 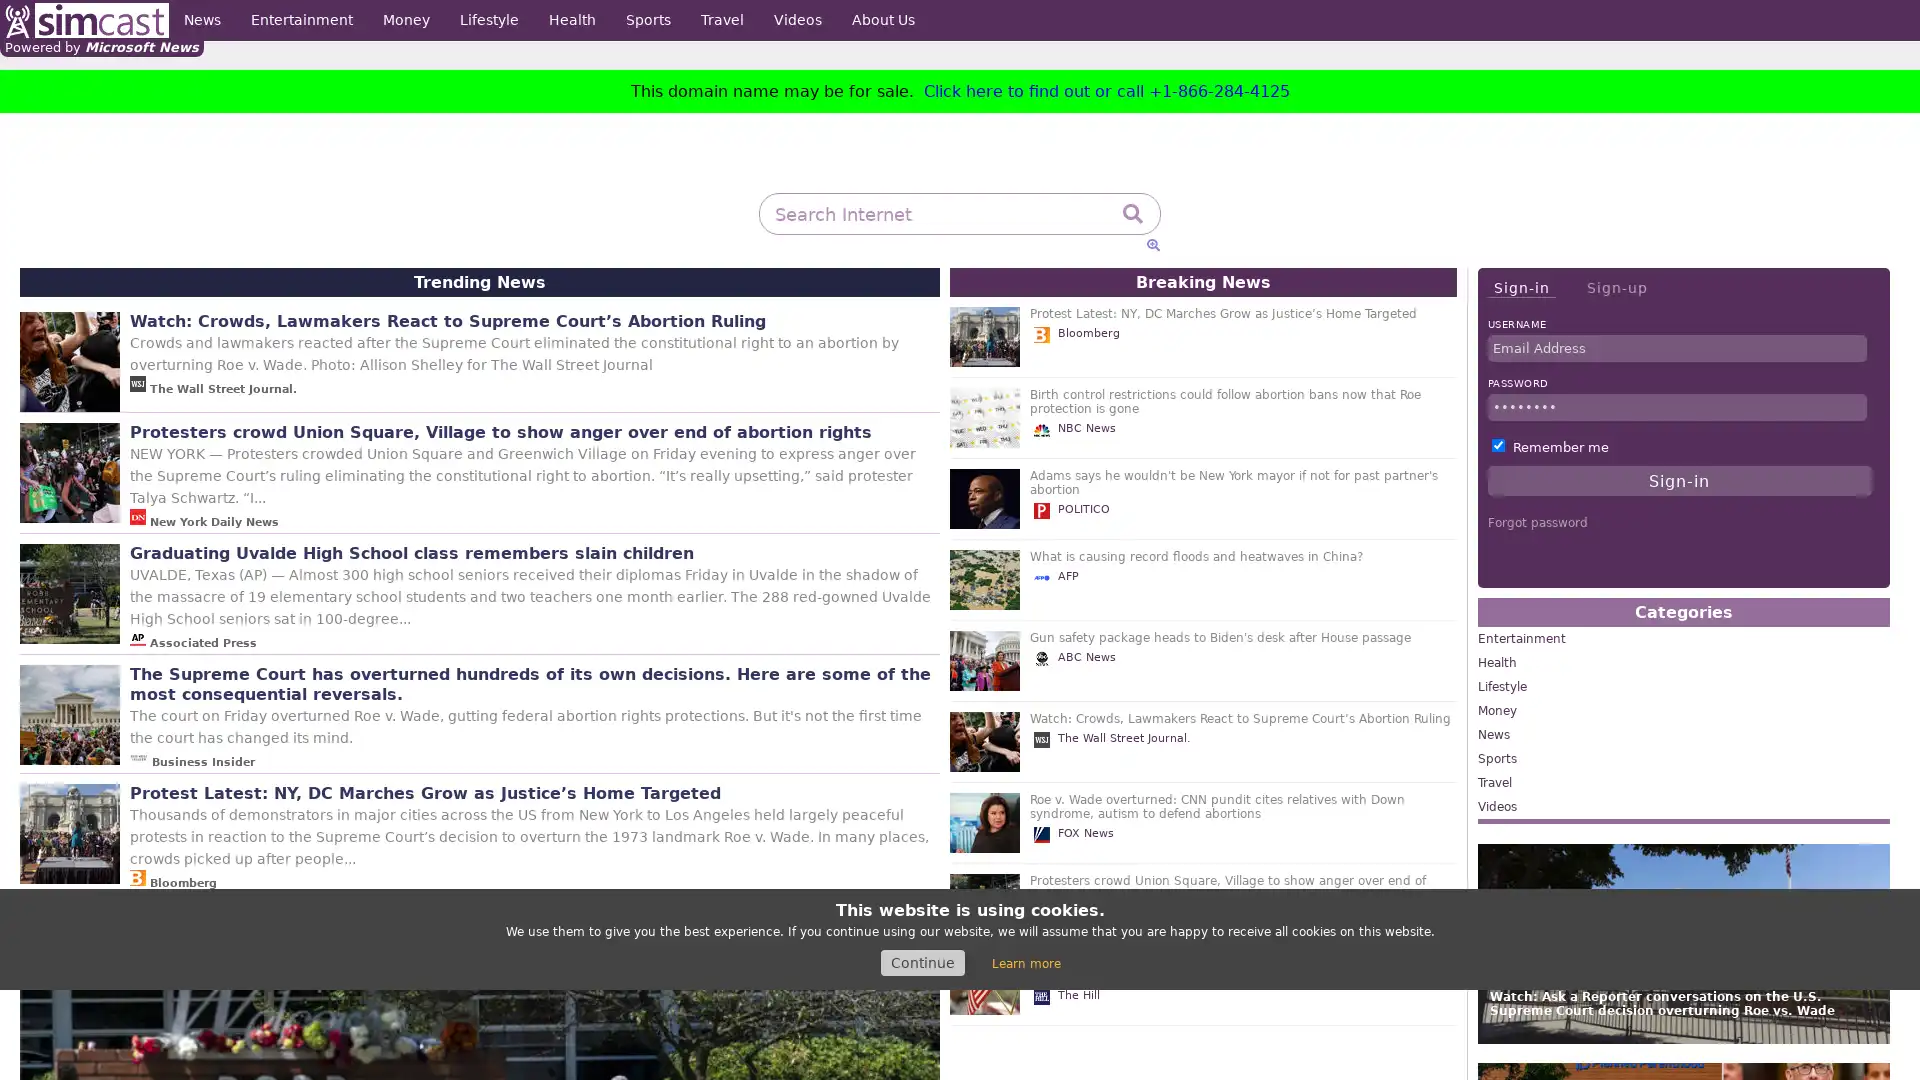 I want to click on Sign-in, so click(x=1520, y=288).